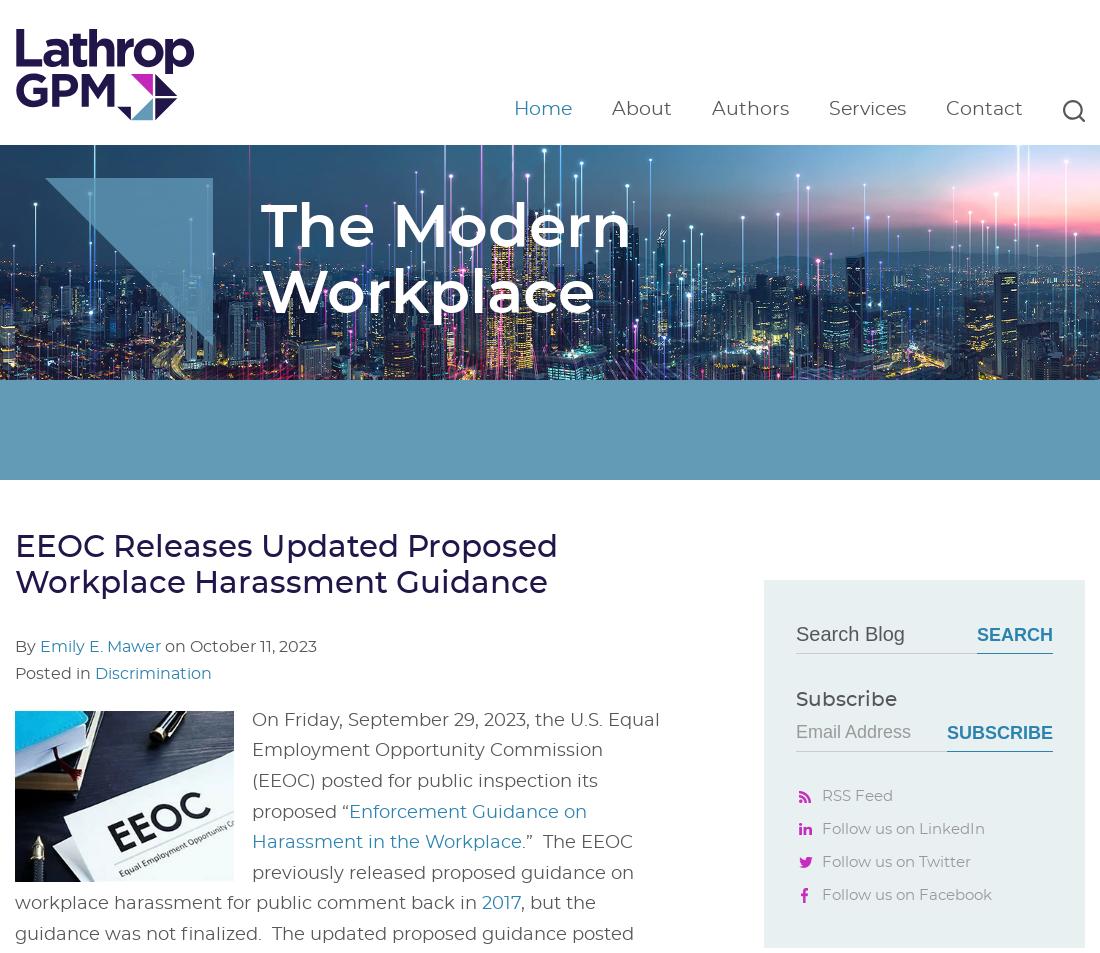 The height and width of the screenshot is (953, 1100). Describe the element at coordinates (152, 673) in the screenshot. I see `'Discrimination'` at that location.